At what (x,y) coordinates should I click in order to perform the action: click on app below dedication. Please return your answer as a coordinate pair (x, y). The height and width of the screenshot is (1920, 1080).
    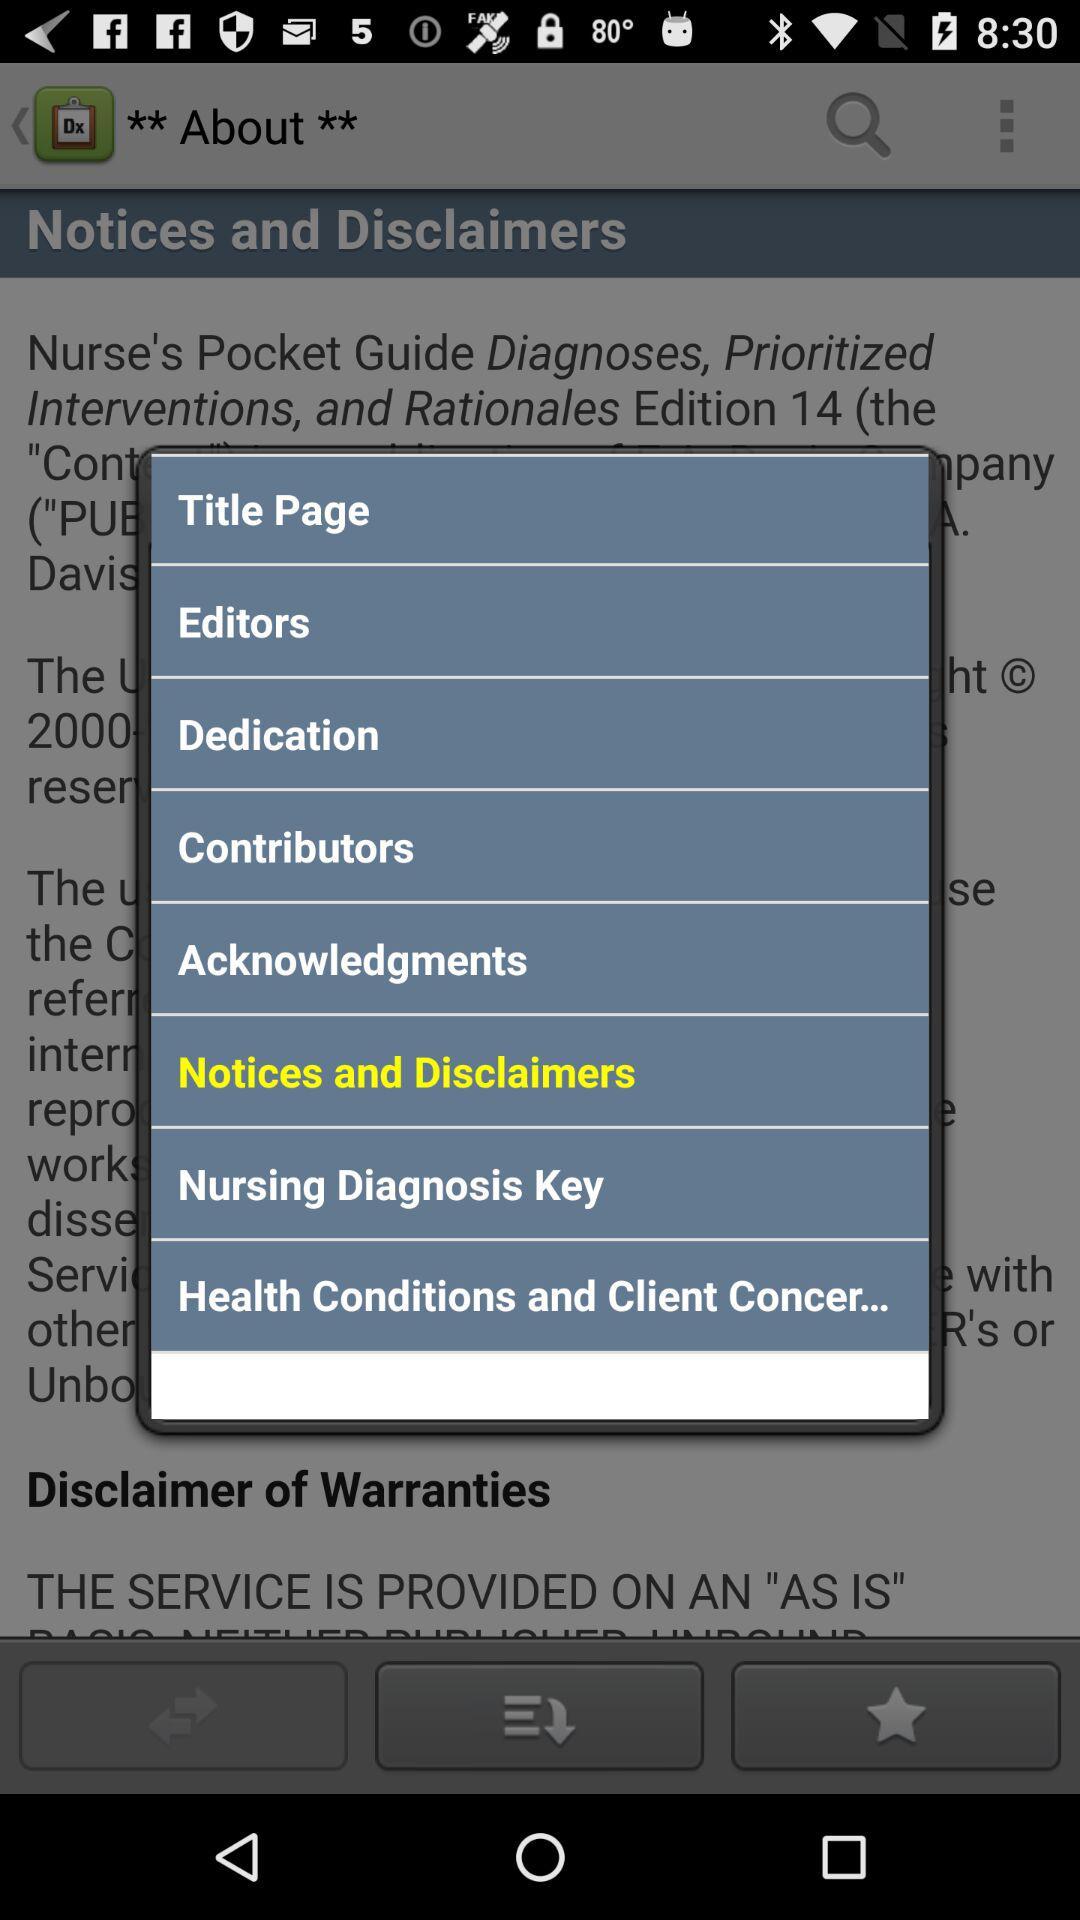
    Looking at the image, I should click on (540, 845).